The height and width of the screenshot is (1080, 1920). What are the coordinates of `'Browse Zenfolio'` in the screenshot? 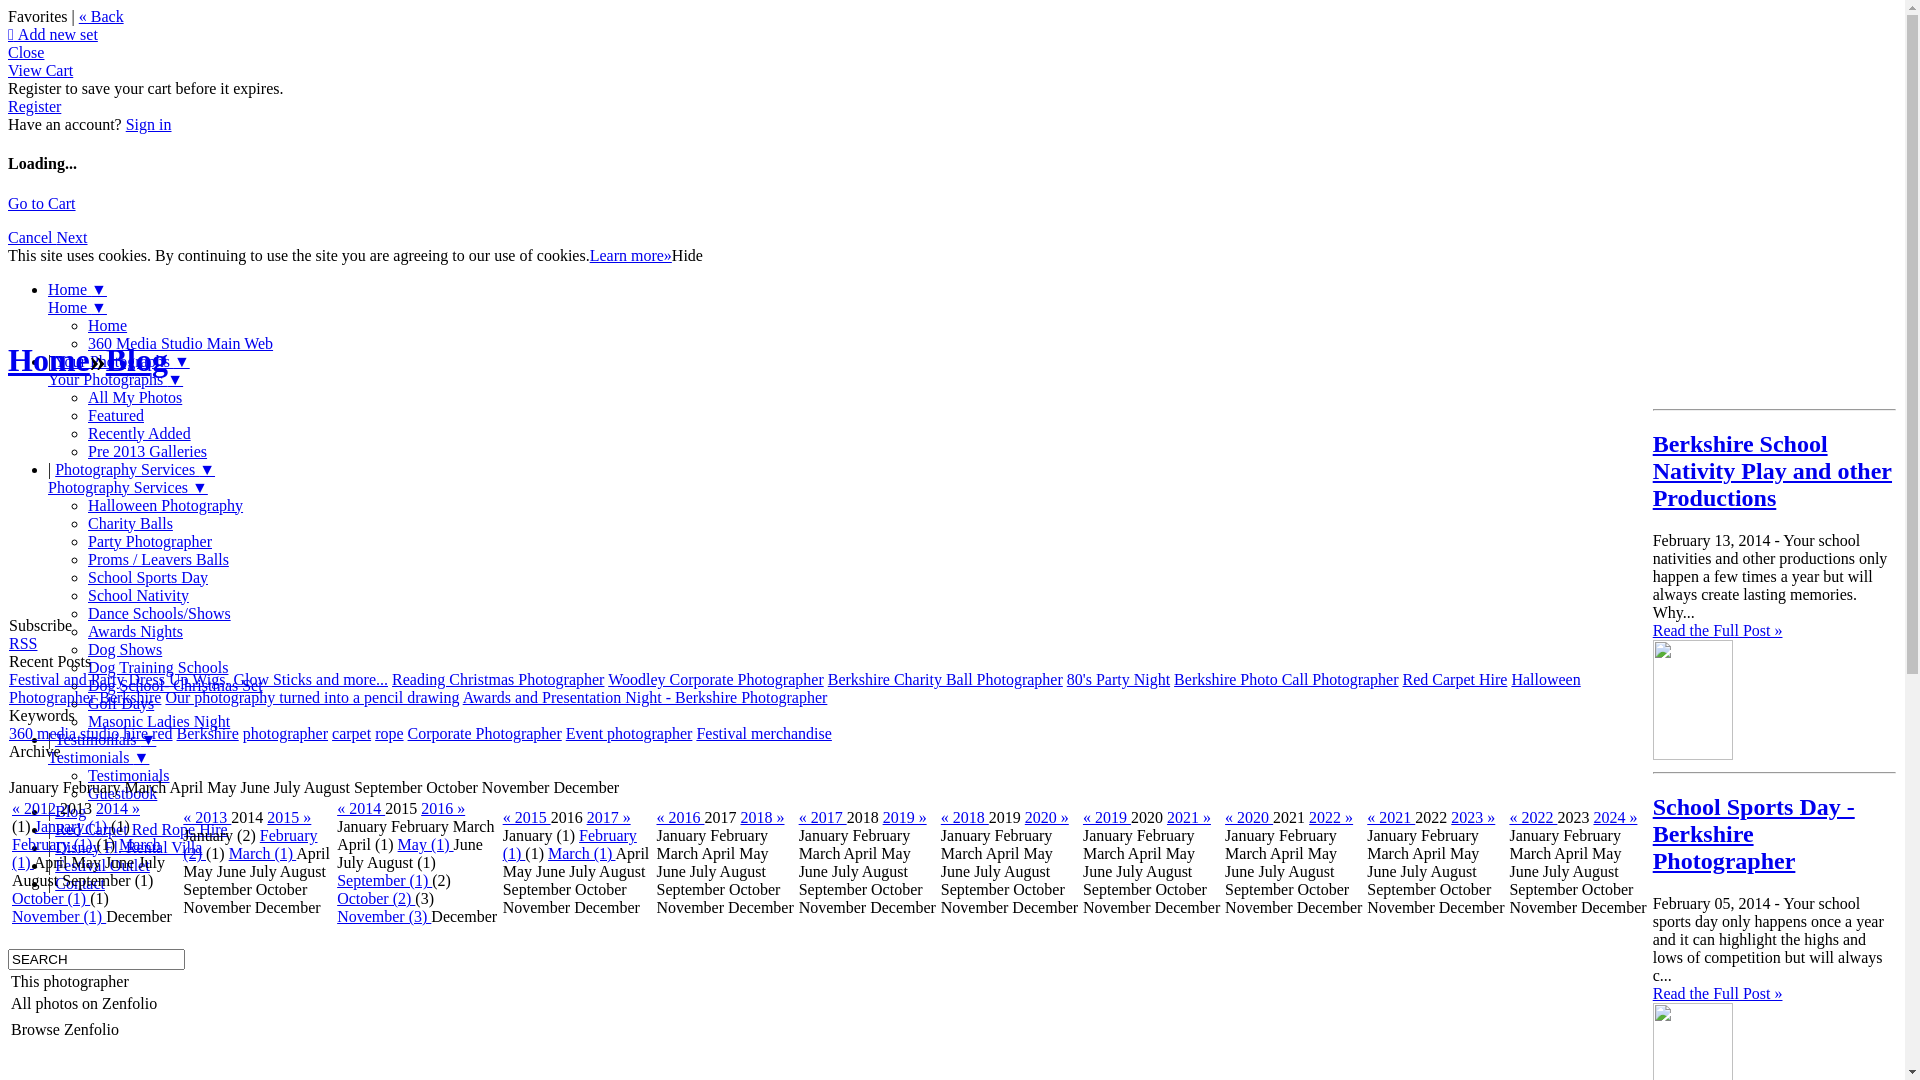 It's located at (82, 1029).